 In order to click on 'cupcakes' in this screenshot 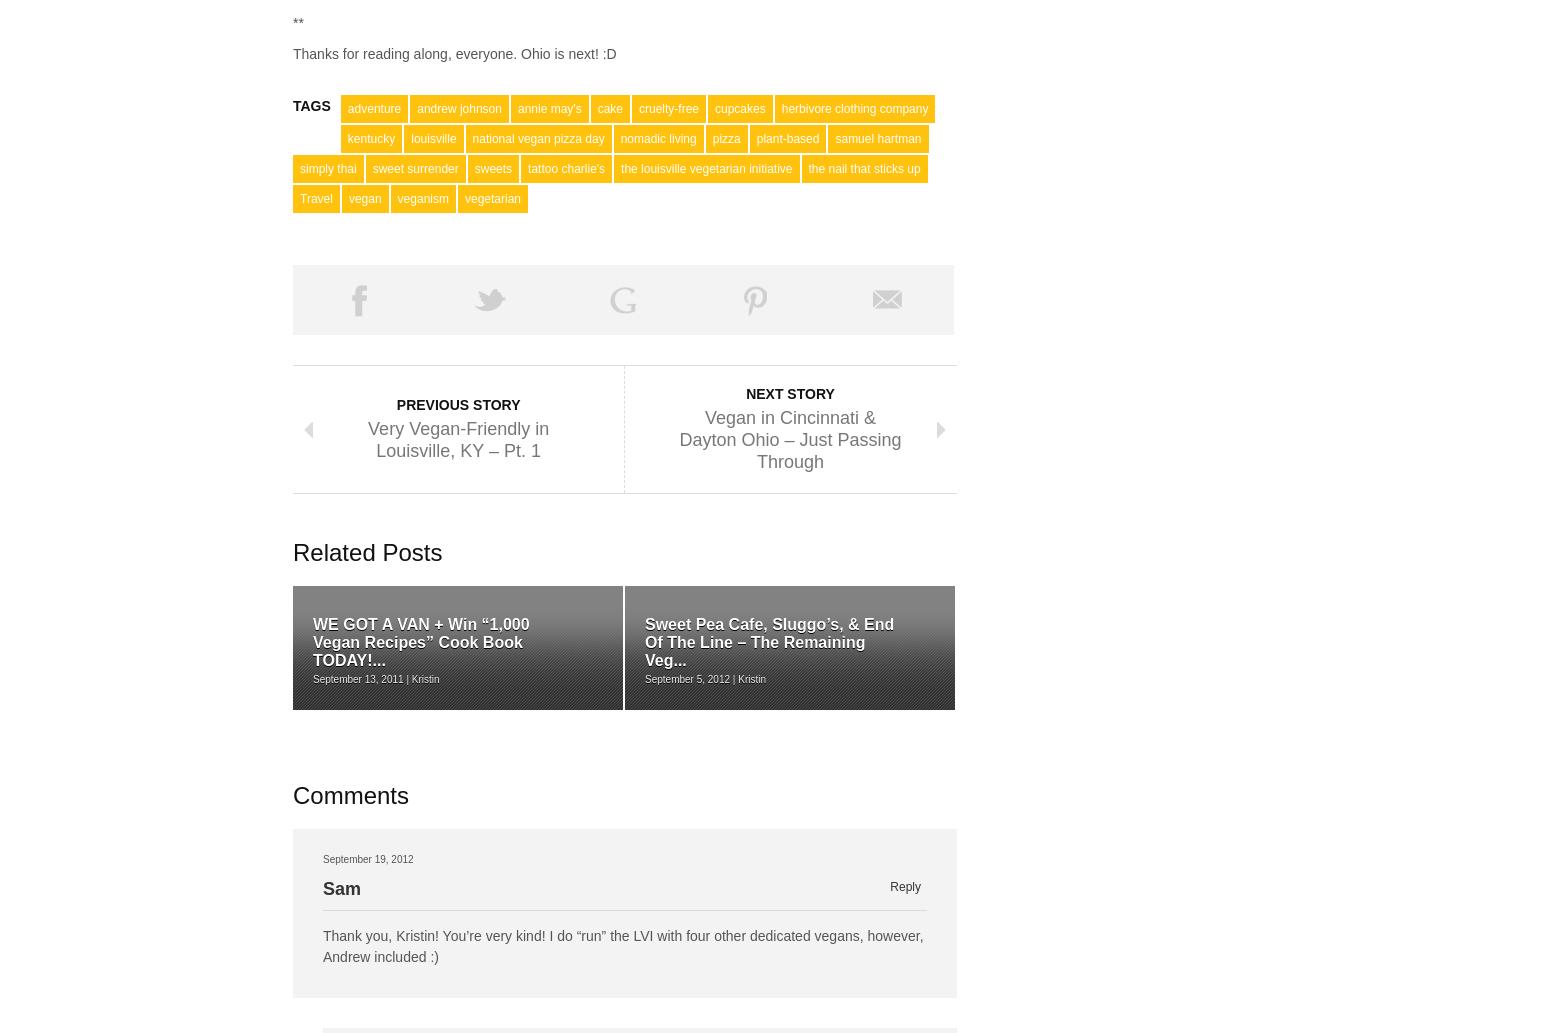, I will do `click(739, 108)`.